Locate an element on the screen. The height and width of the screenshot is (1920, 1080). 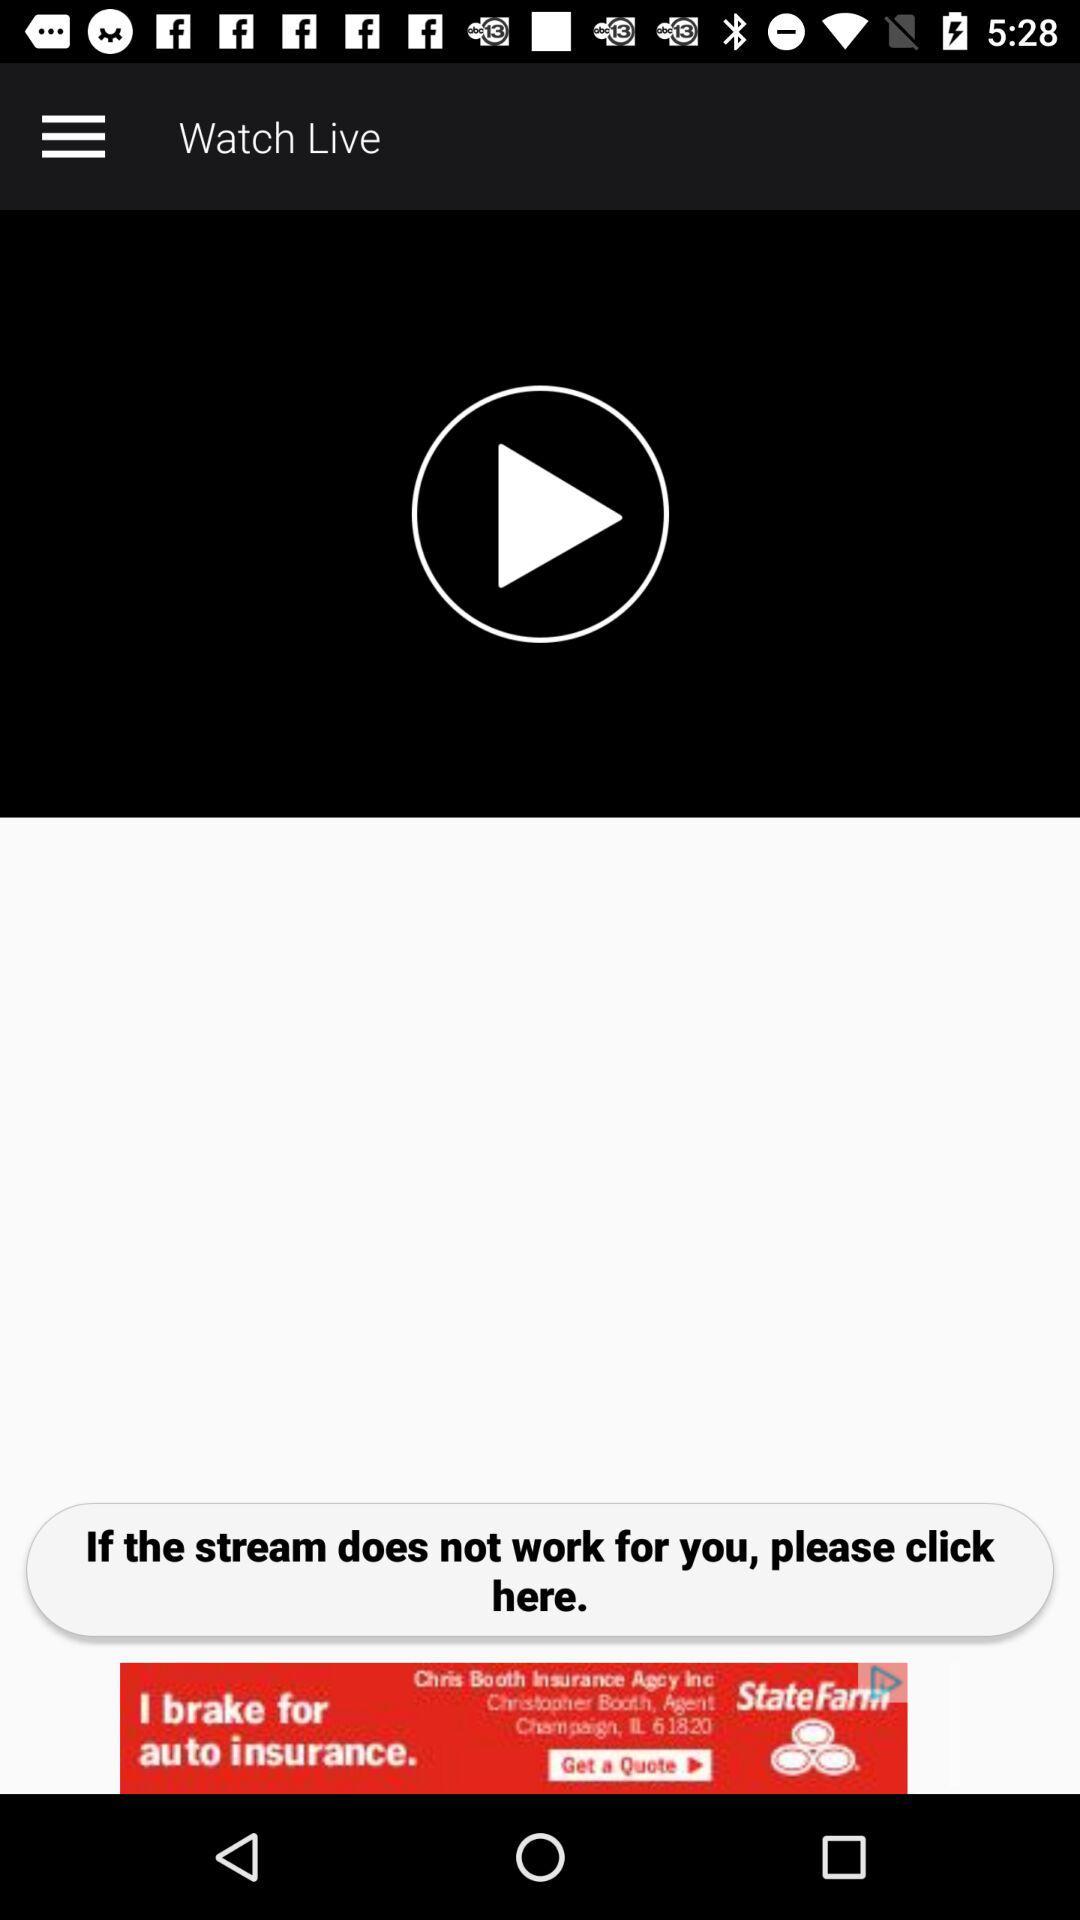
video tab is located at coordinates (540, 513).